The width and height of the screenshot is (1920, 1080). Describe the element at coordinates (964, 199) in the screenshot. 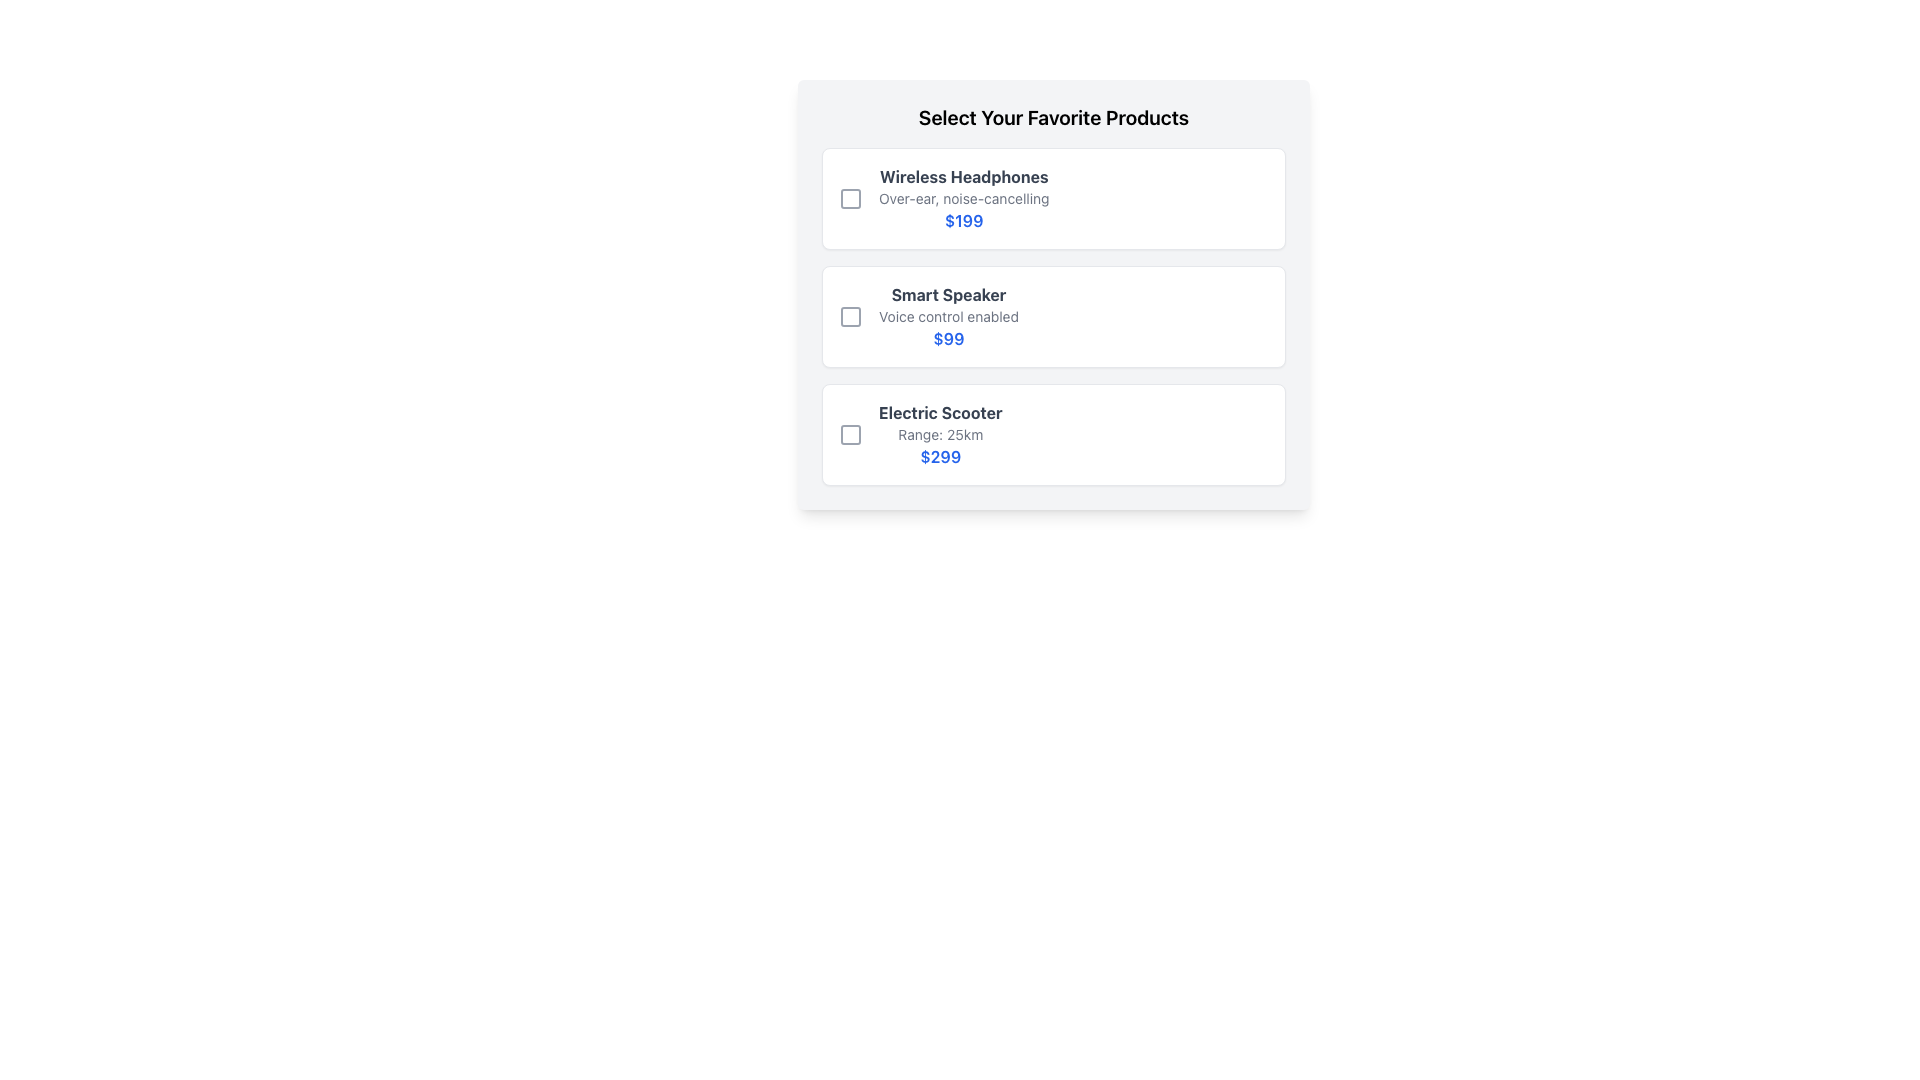

I see `the Text label that provides additional information about the product, positioned below 'Wireless Headphones' and above the price '$199'` at that location.